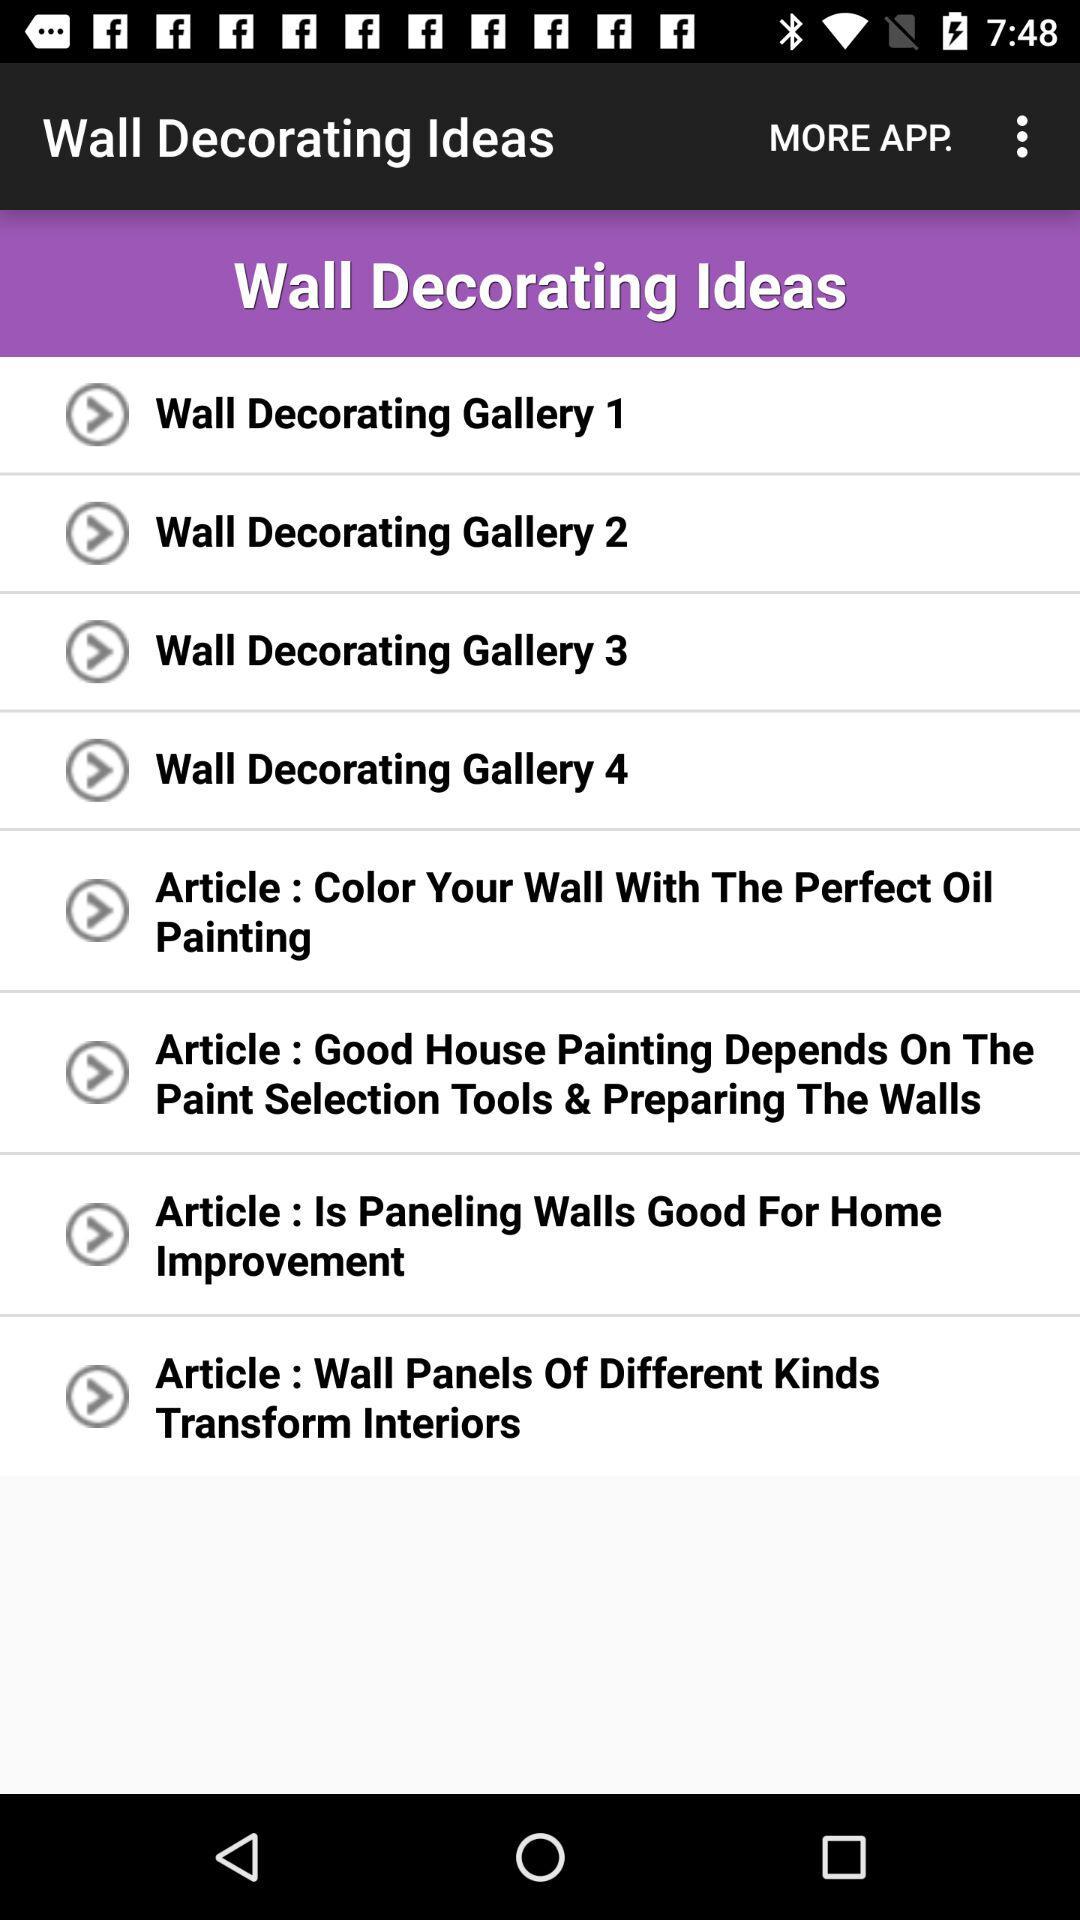  Describe the element at coordinates (1027, 135) in the screenshot. I see `the item above wall decorating ideas app` at that location.